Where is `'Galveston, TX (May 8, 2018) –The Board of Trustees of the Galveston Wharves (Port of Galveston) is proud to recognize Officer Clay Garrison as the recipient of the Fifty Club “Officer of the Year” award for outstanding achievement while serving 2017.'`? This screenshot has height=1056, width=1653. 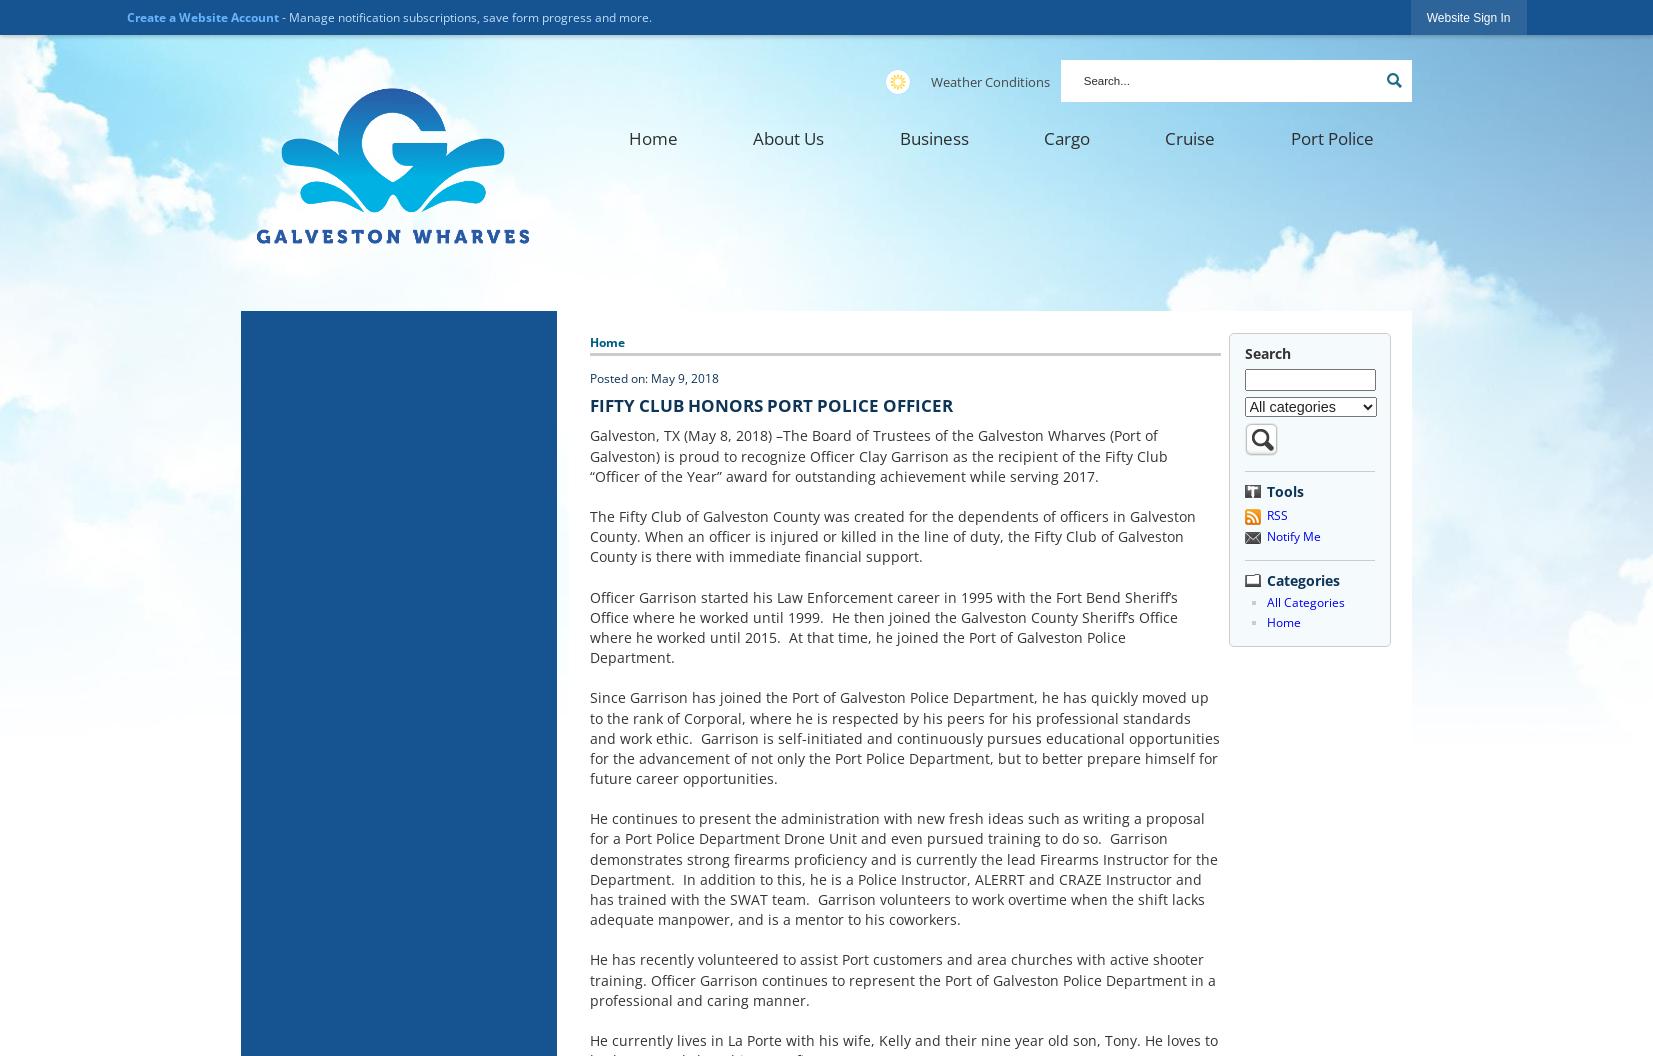 'Galveston, TX (May 8, 2018) –The Board of Trustees of the Galveston Wharves (Port of Galveston) is proud to recognize Officer Clay Garrison as the recipient of the Fifty Club “Officer of the Year” award for outstanding achievement while serving 2017.' is located at coordinates (588, 455).